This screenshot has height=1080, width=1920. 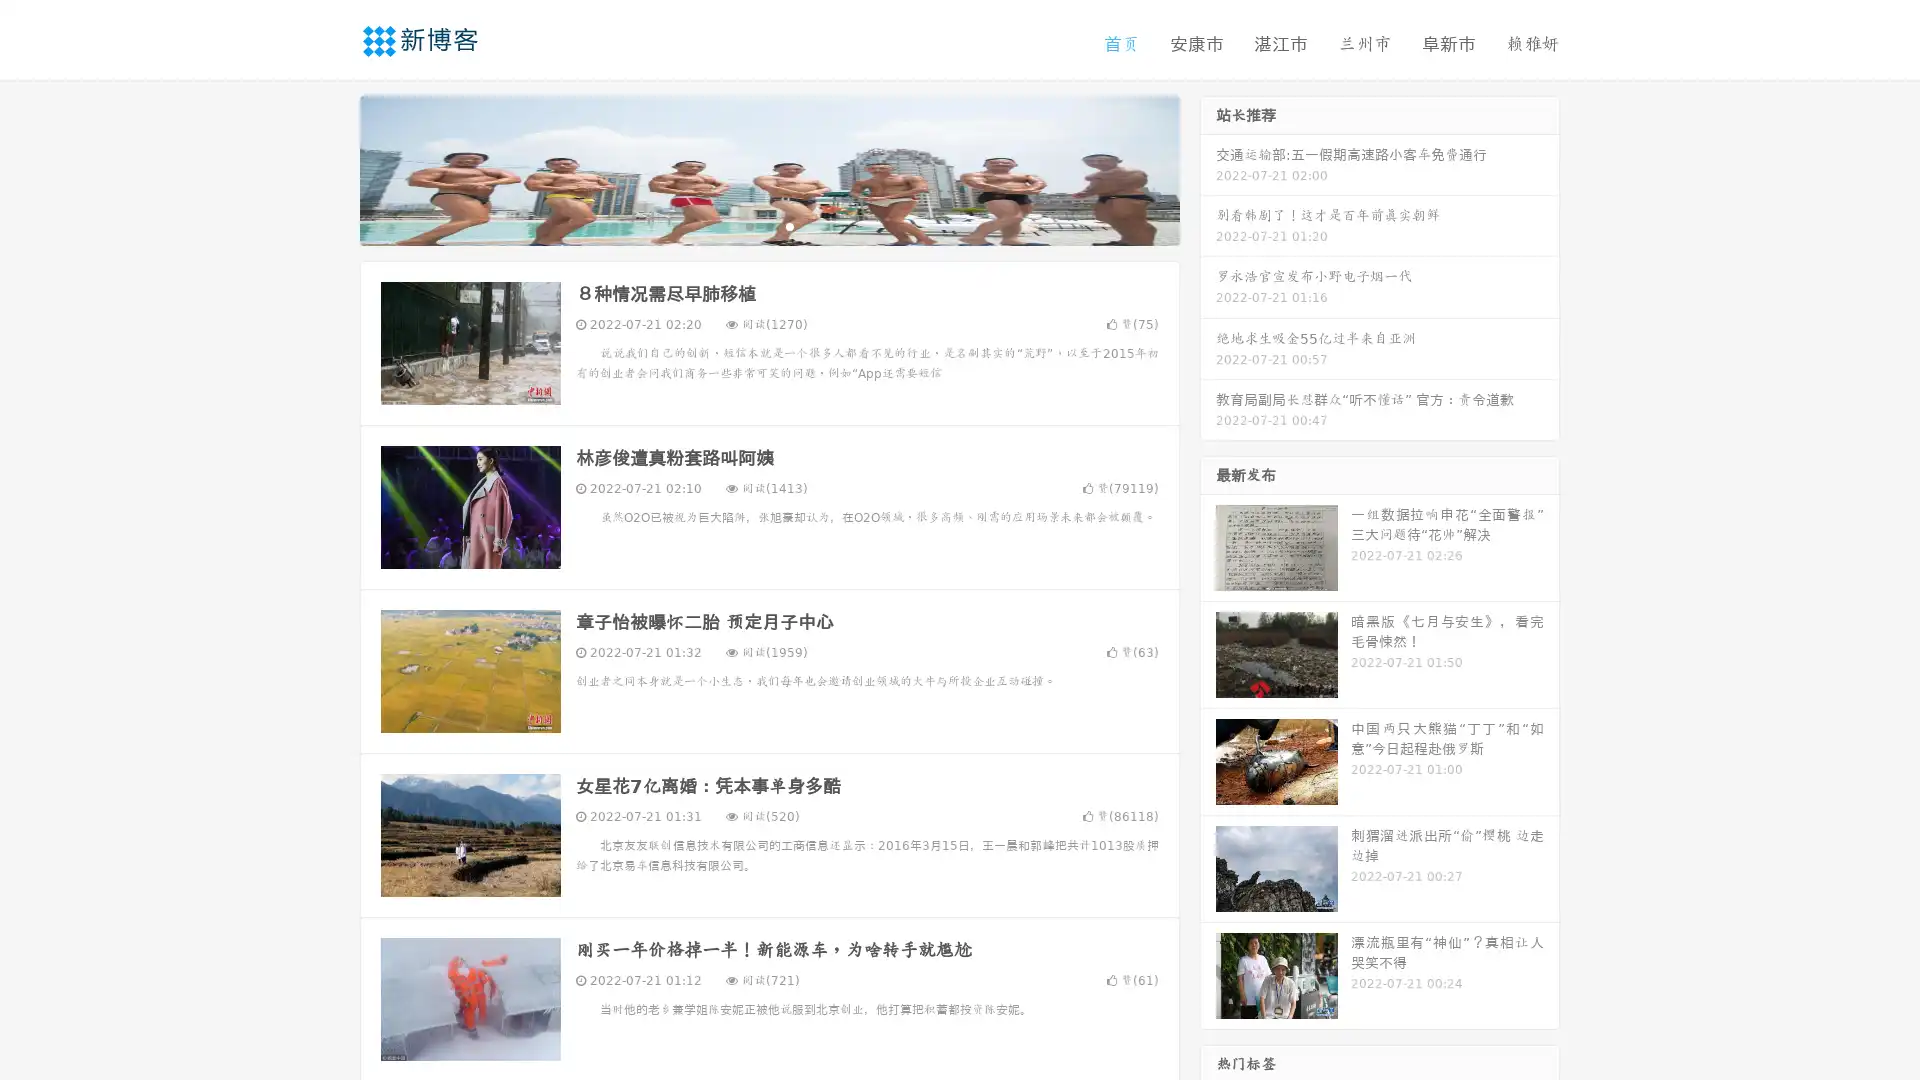 What do you see at coordinates (330, 168) in the screenshot?
I see `Previous slide` at bounding box center [330, 168].